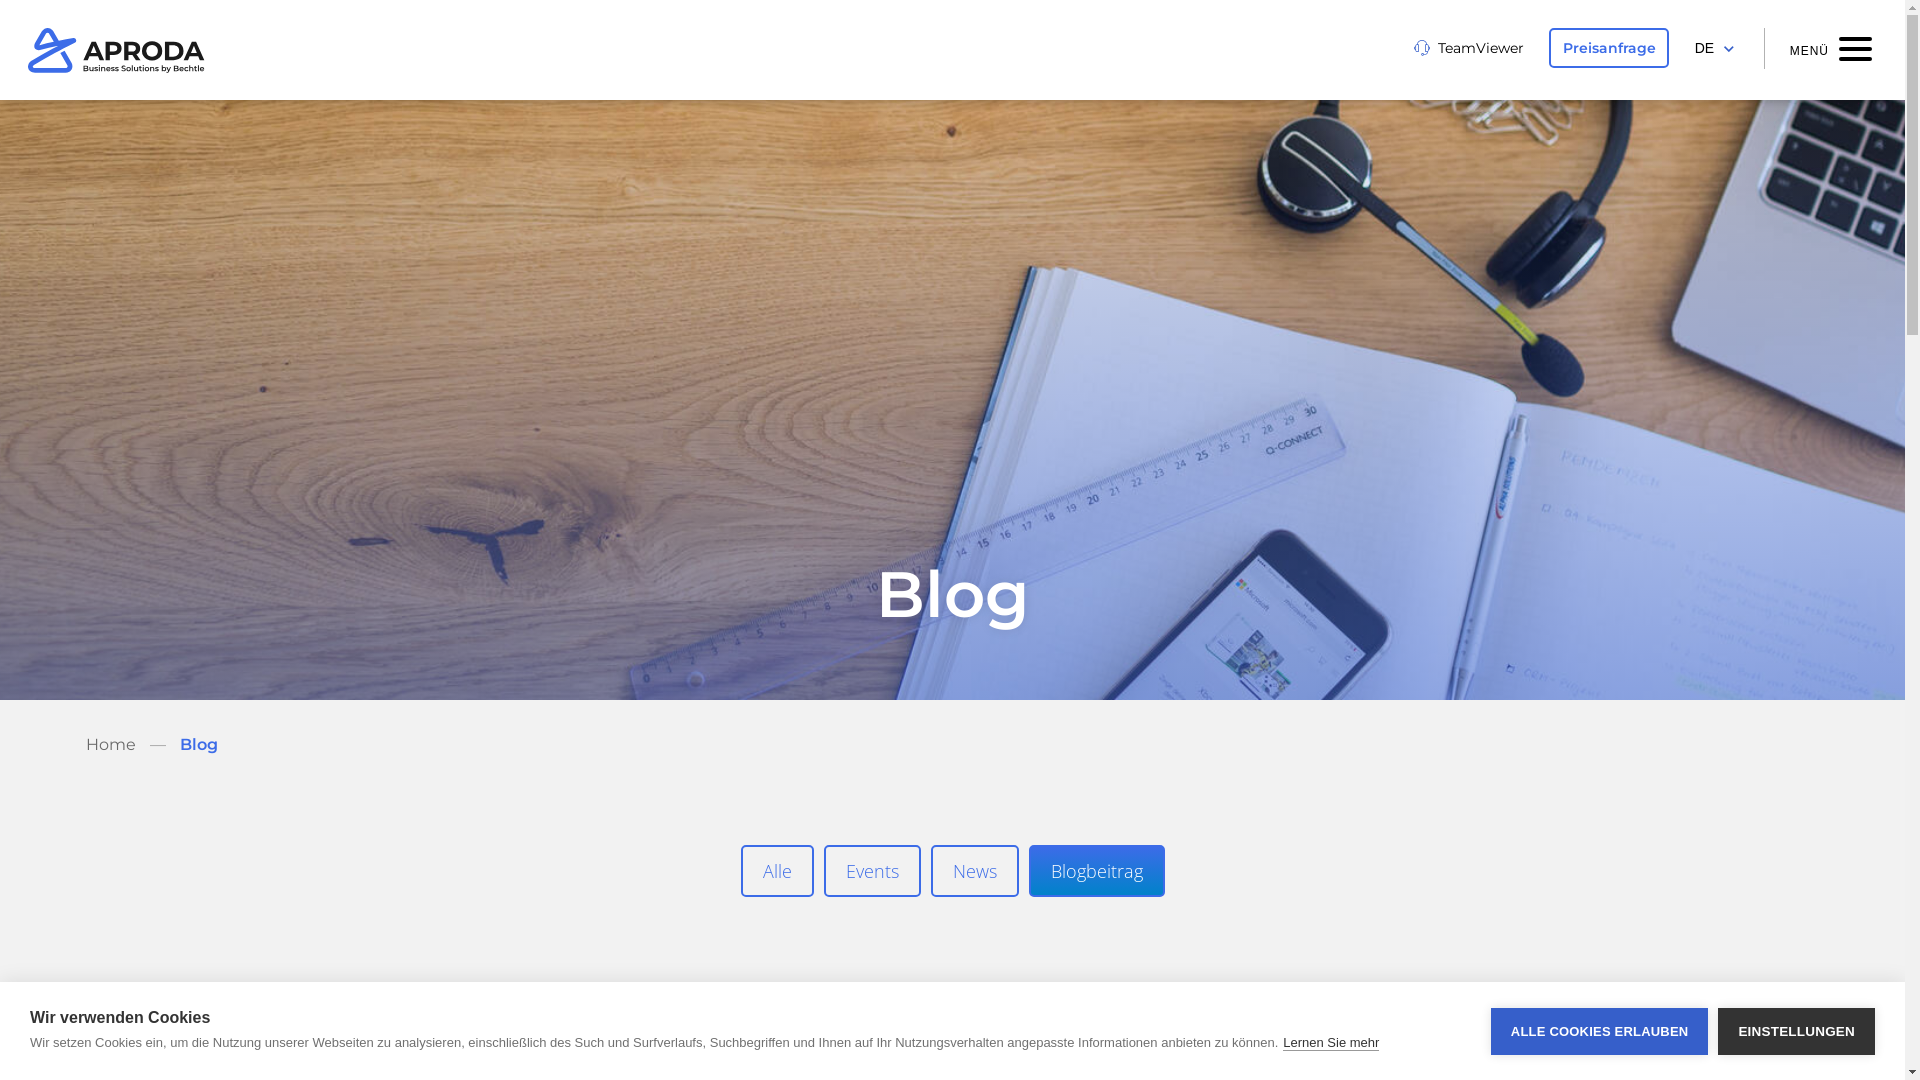 The width and height of the screenshot is (1920, 1080). I want to click on 'Blogbeitrag', so click(1094, 870).